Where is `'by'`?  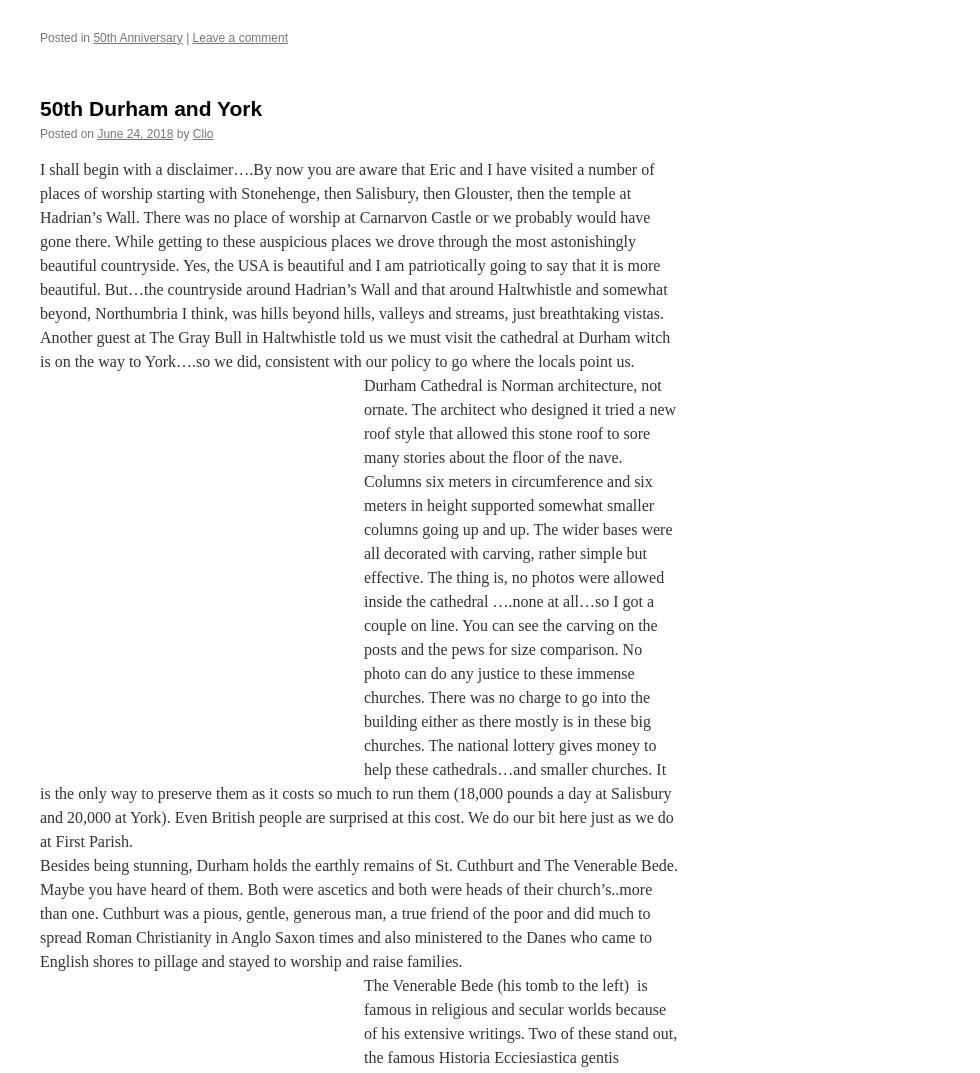 'by' is located at coordinates (182, 133).